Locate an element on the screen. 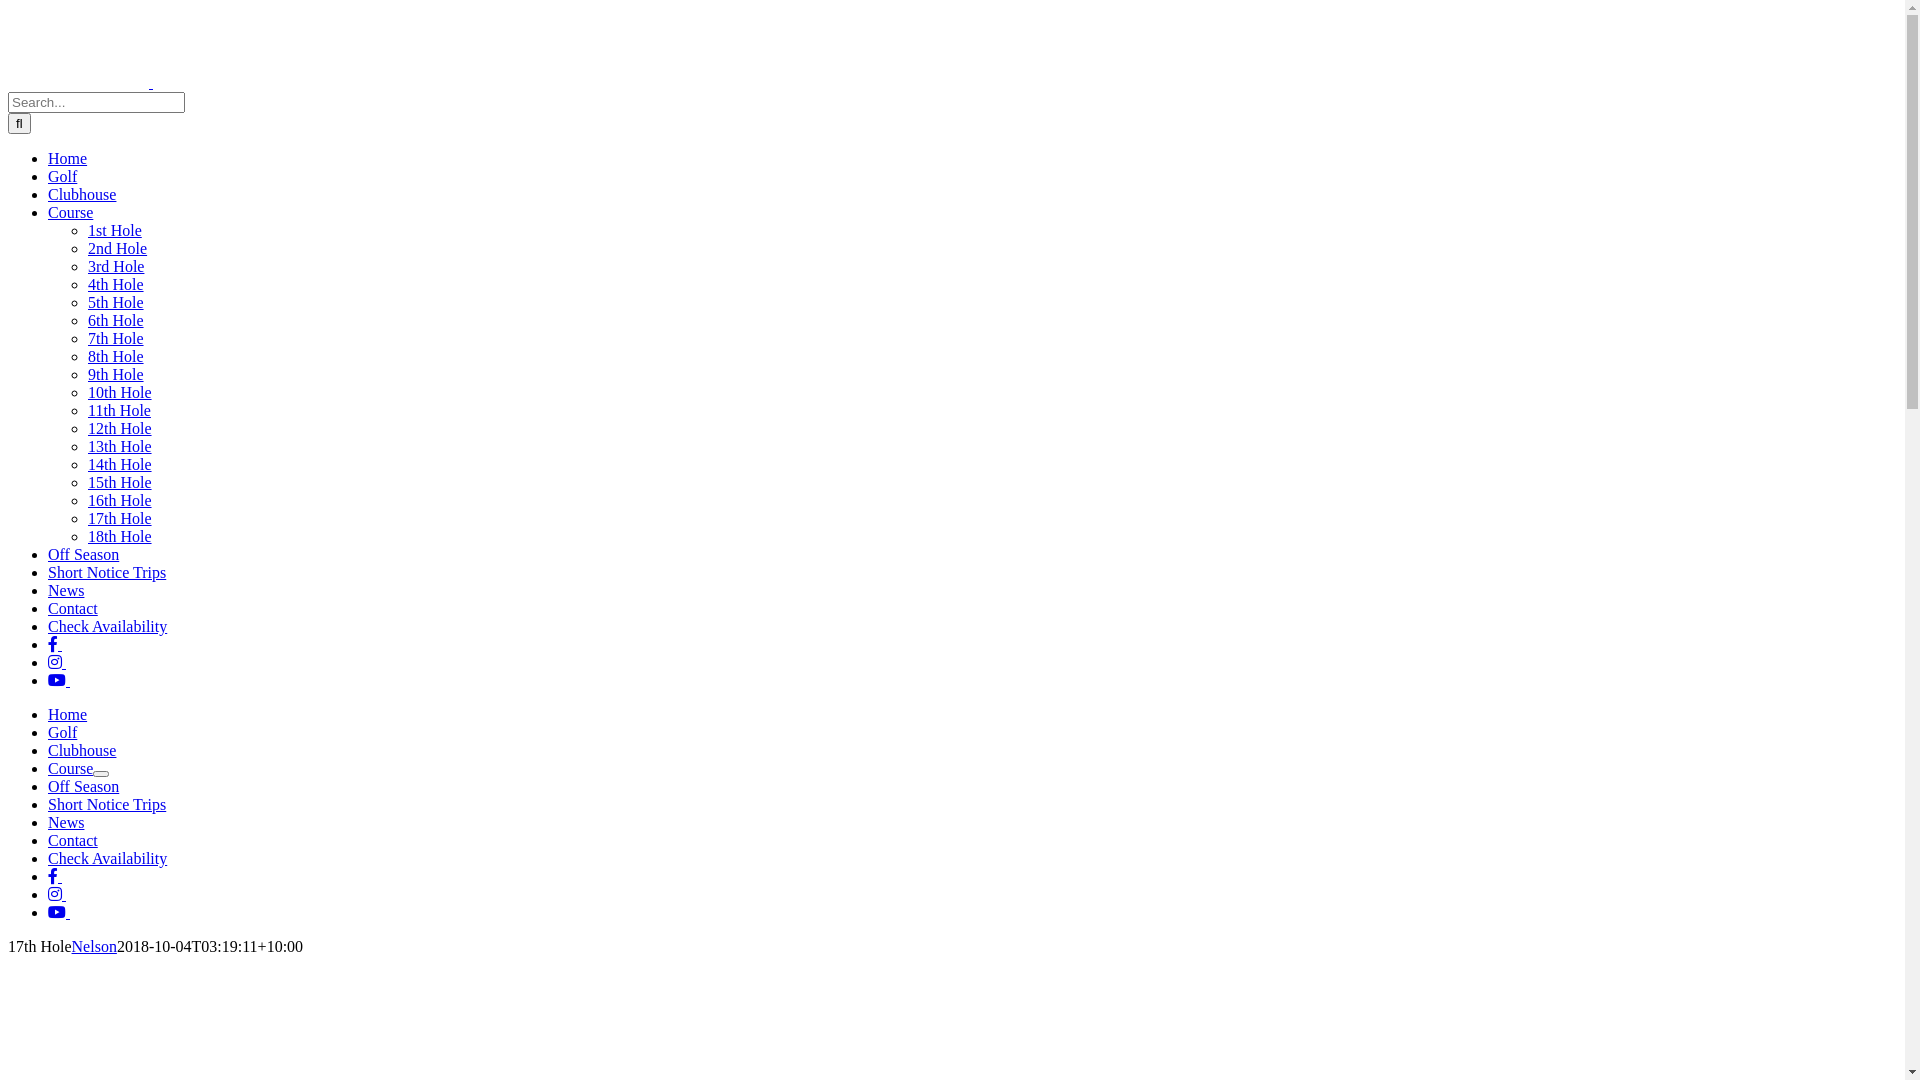  'Clubhouse' is located at coordinates (80, 194).